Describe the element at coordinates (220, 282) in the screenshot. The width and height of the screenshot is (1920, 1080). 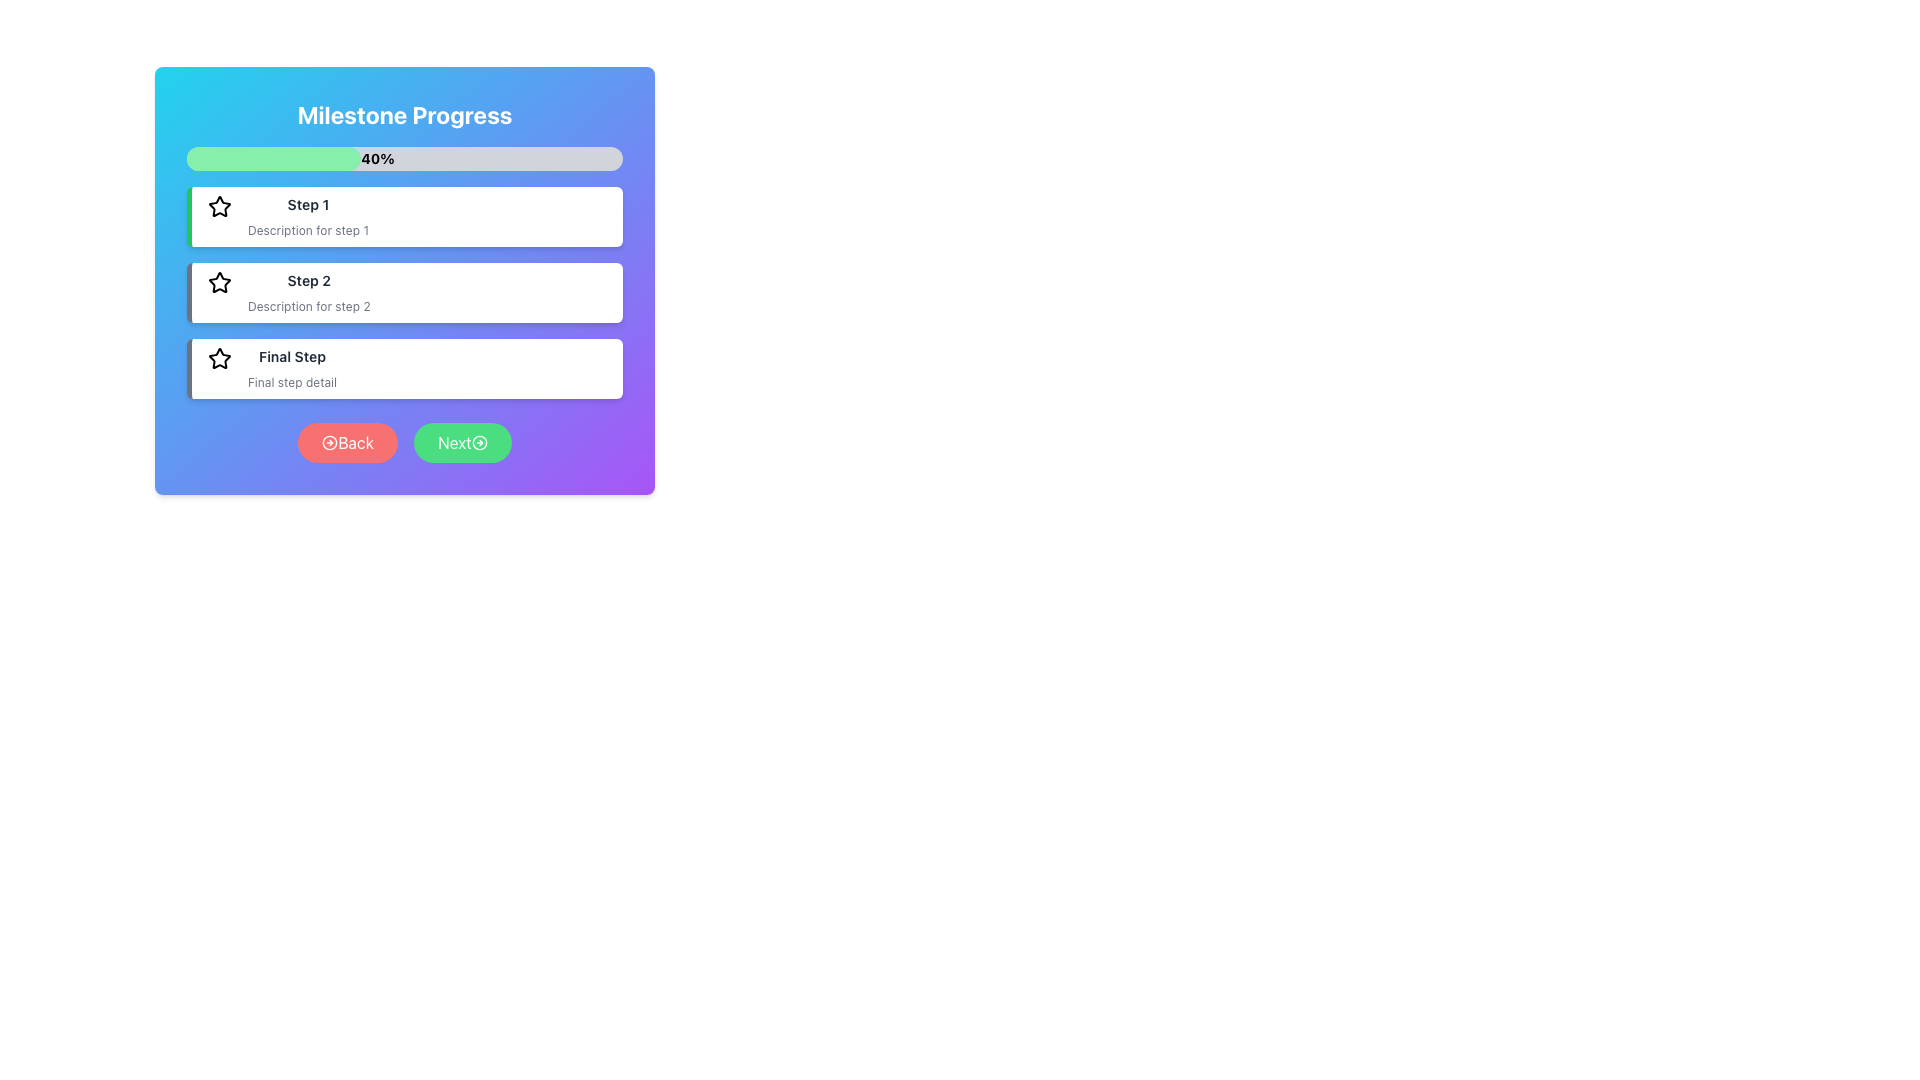
I see `the star icon located at the leftmost side of the 'Step 2' item in the checklist interface` at that location.